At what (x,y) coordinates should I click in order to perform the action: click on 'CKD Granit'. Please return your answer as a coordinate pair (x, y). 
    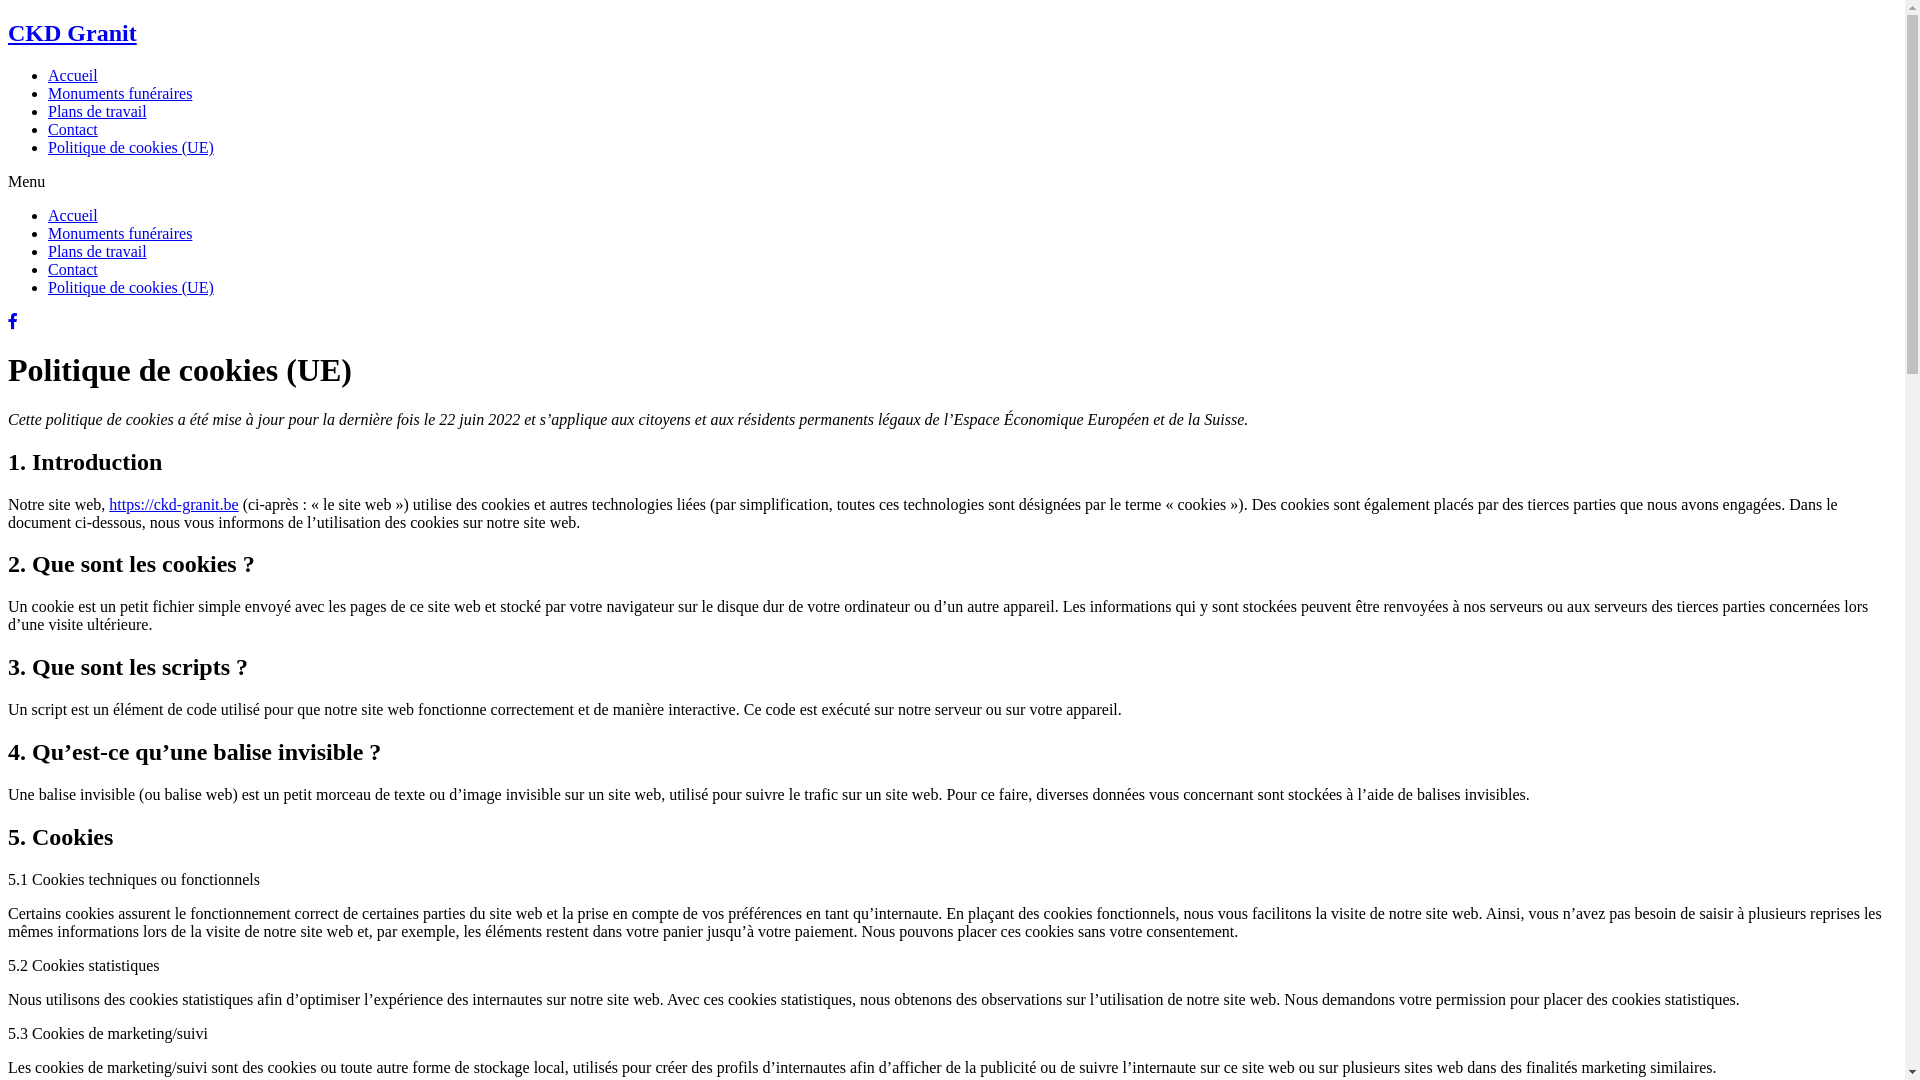
    Looking at the image, I should click on (8, 33).